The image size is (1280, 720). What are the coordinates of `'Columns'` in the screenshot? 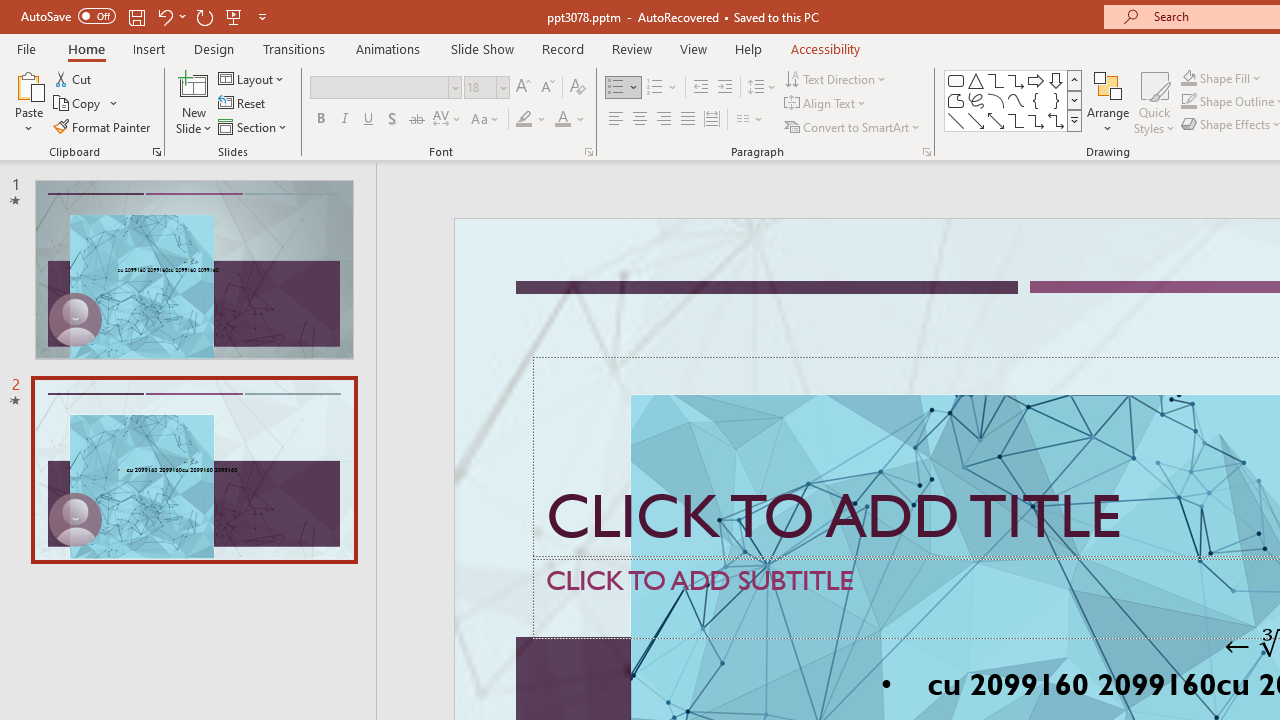 It's located at (749, 119).